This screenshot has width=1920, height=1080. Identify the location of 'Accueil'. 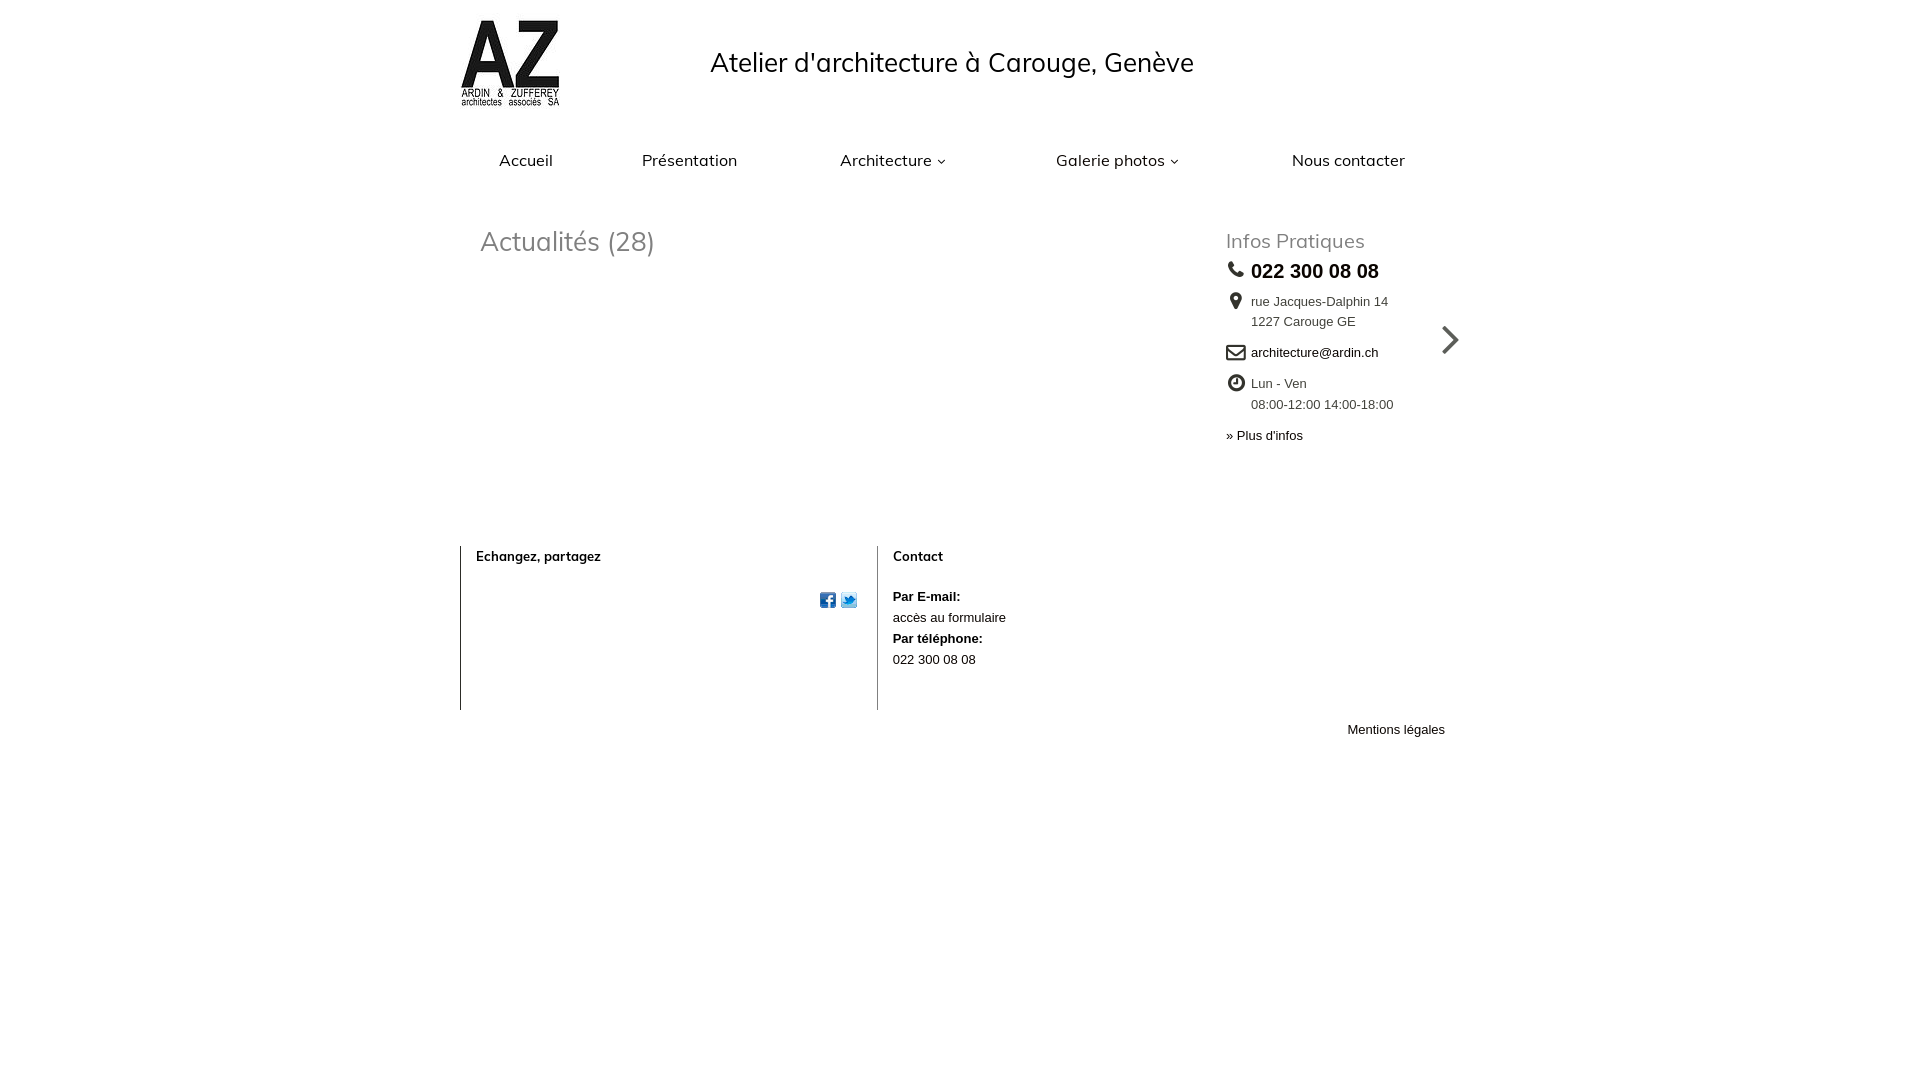
(525, 159).